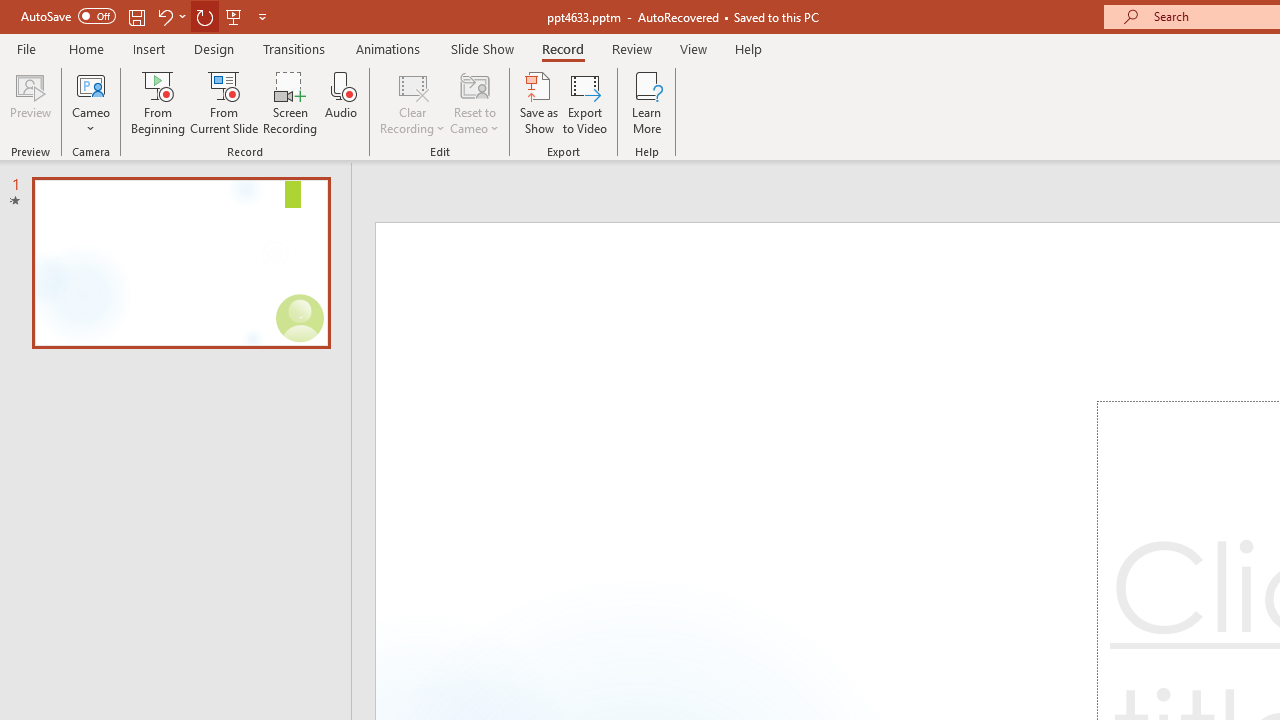 This screenshot has height=720, width=1280. I want to click on 'View', so click(693, 48).